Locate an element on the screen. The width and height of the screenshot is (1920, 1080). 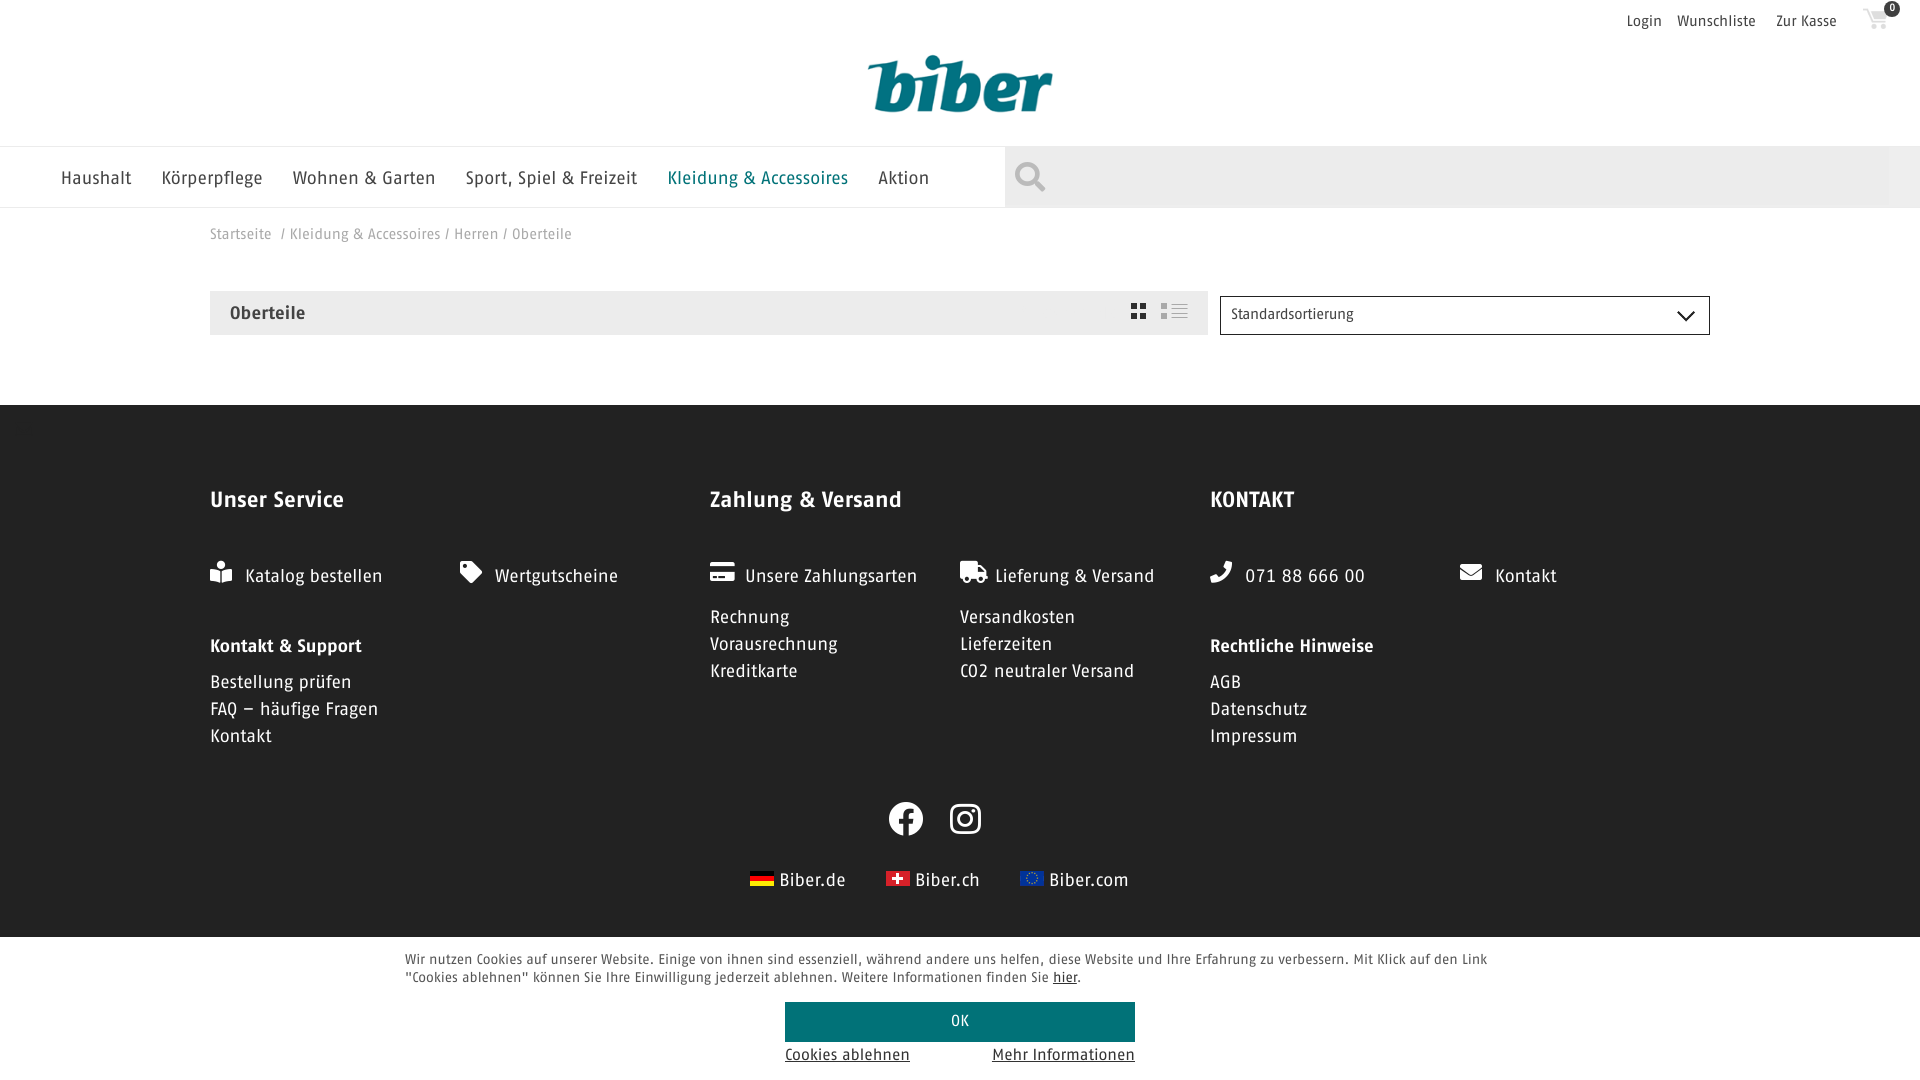
'Wohnen & Garten' is located at coordinates (364, 177).